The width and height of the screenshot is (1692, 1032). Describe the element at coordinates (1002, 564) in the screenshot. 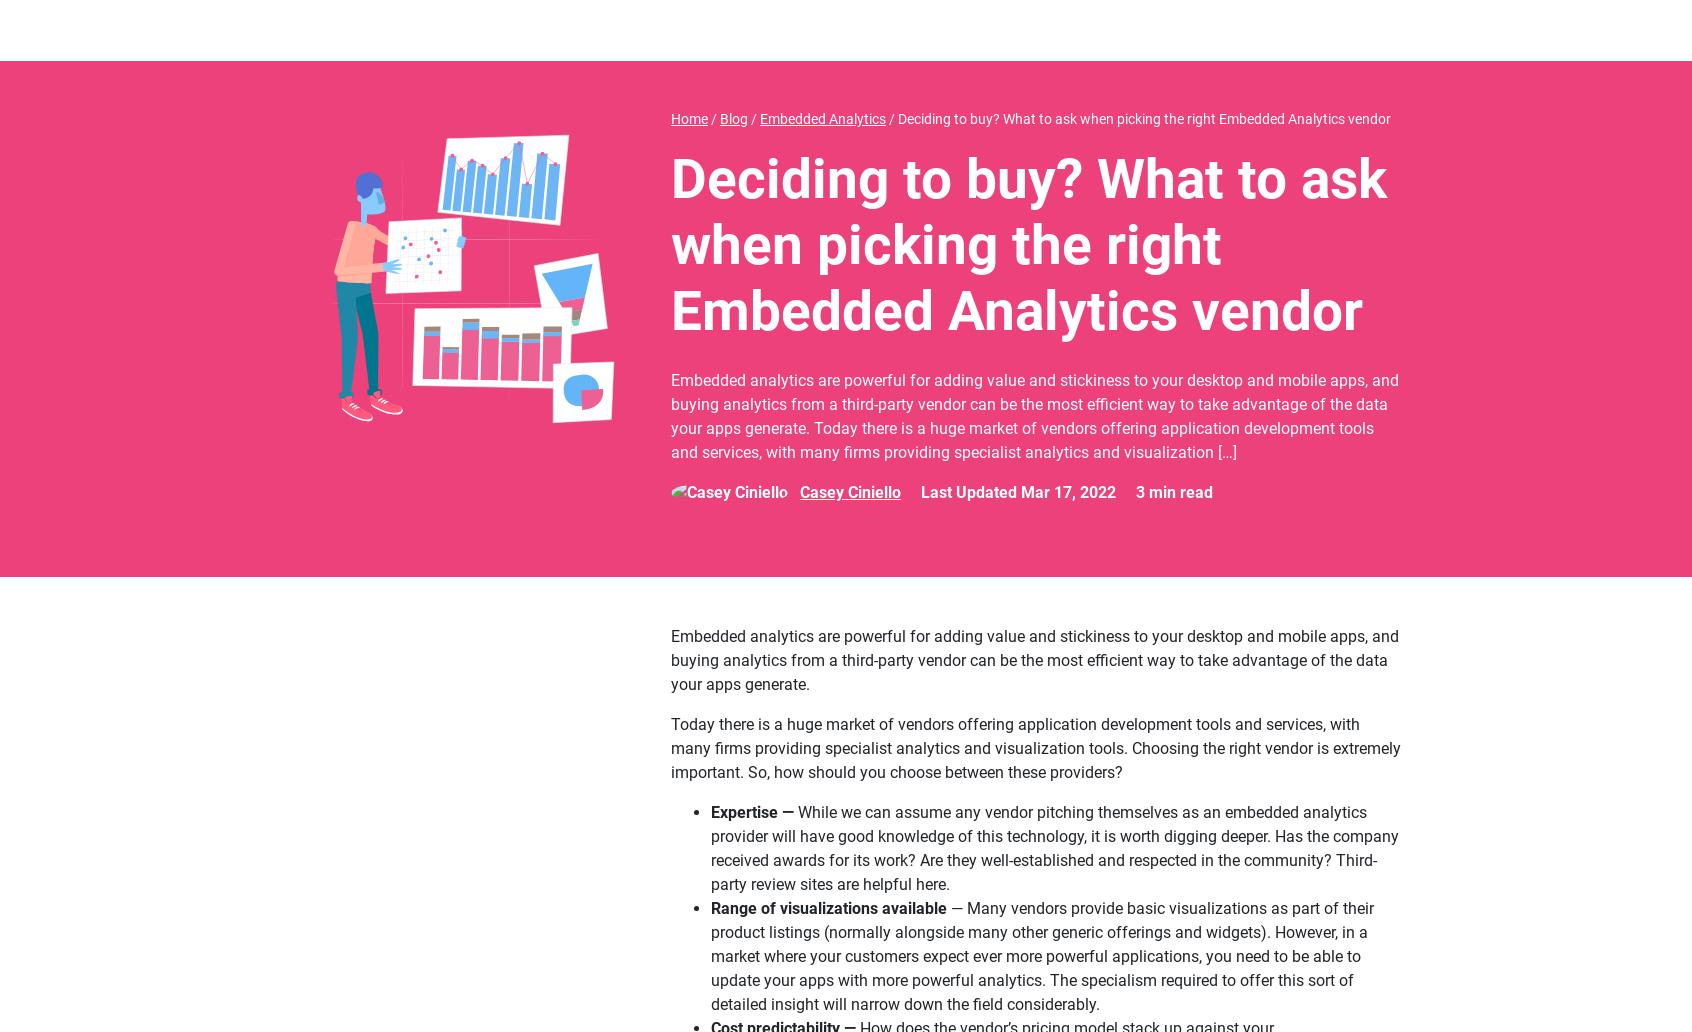

I see `'This is the third post in a series about the value of including embedded analytics in your apps.'` at that location.